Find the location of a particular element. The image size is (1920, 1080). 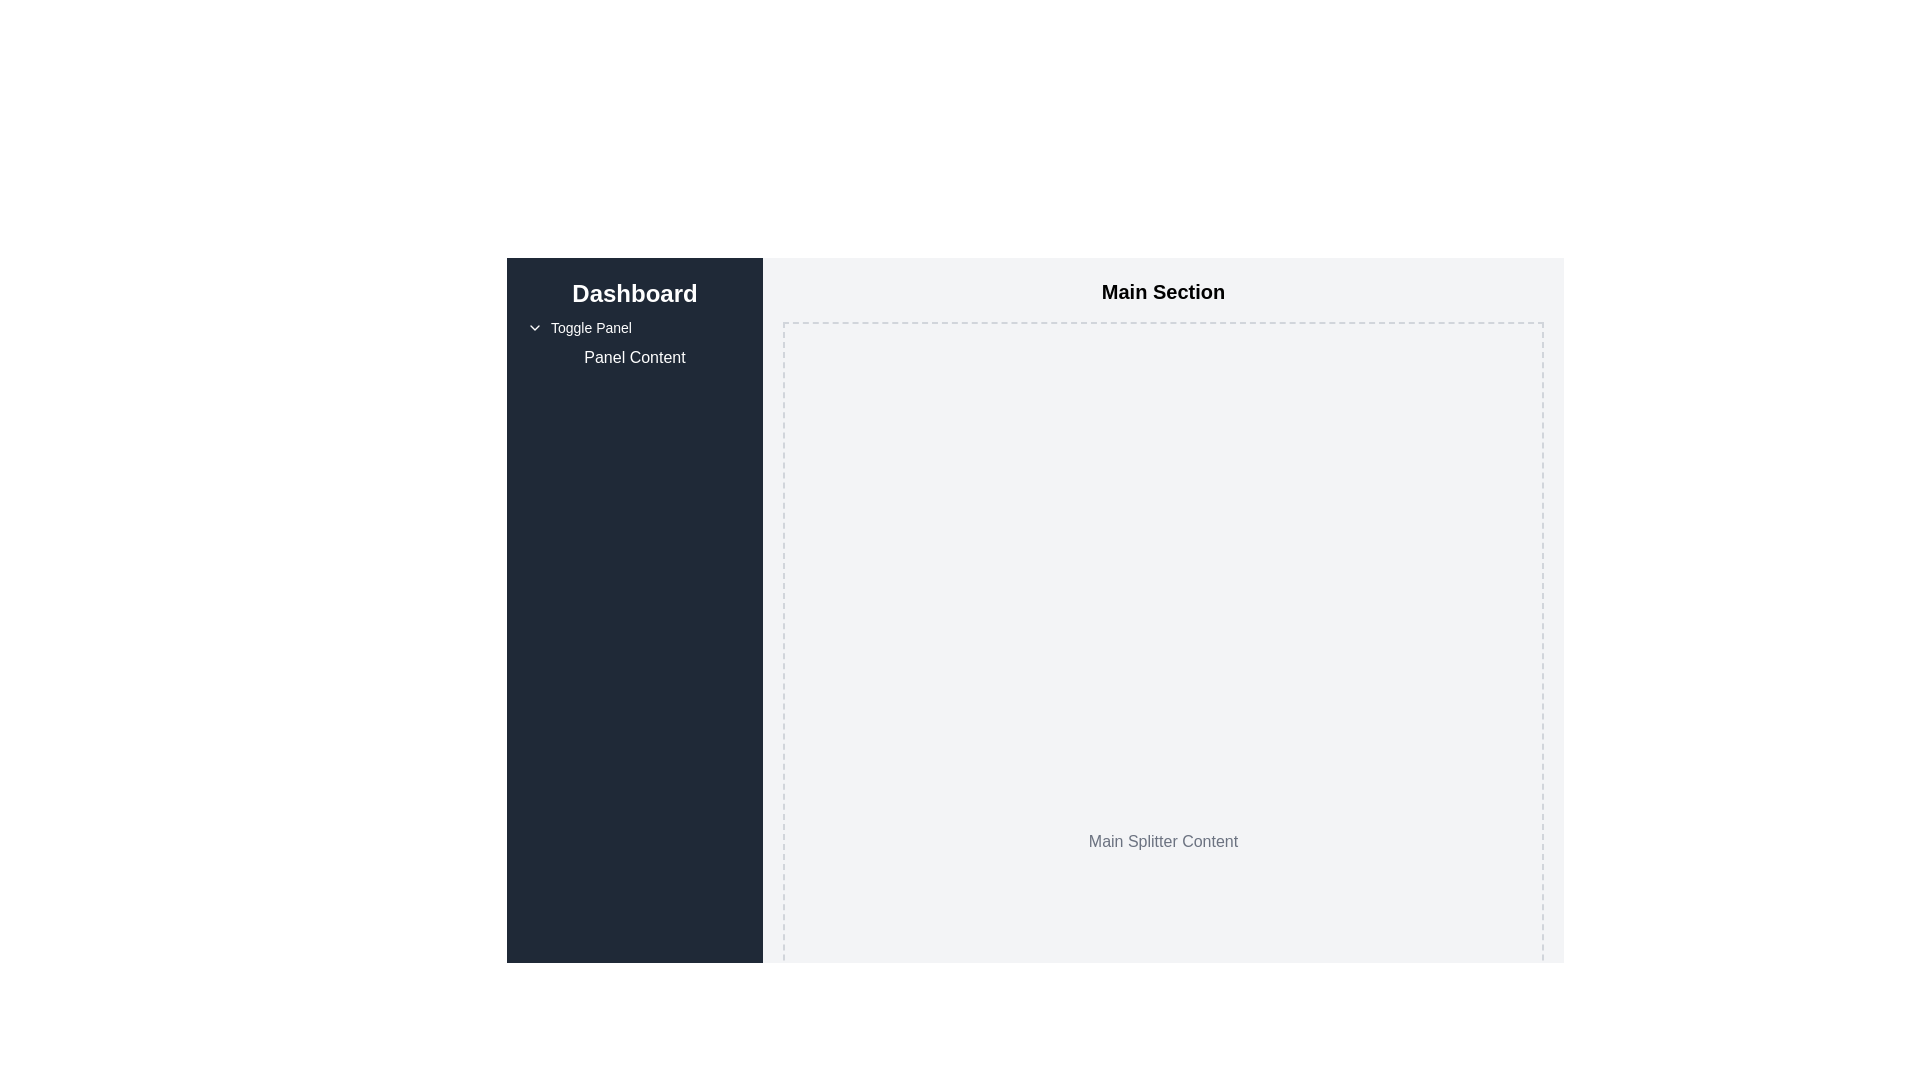

the downward-pointing chevron icon located to the left of the 'Toggle Panel' text in the 'Dashboard' sidebar section is located at coordinates (534, 326).